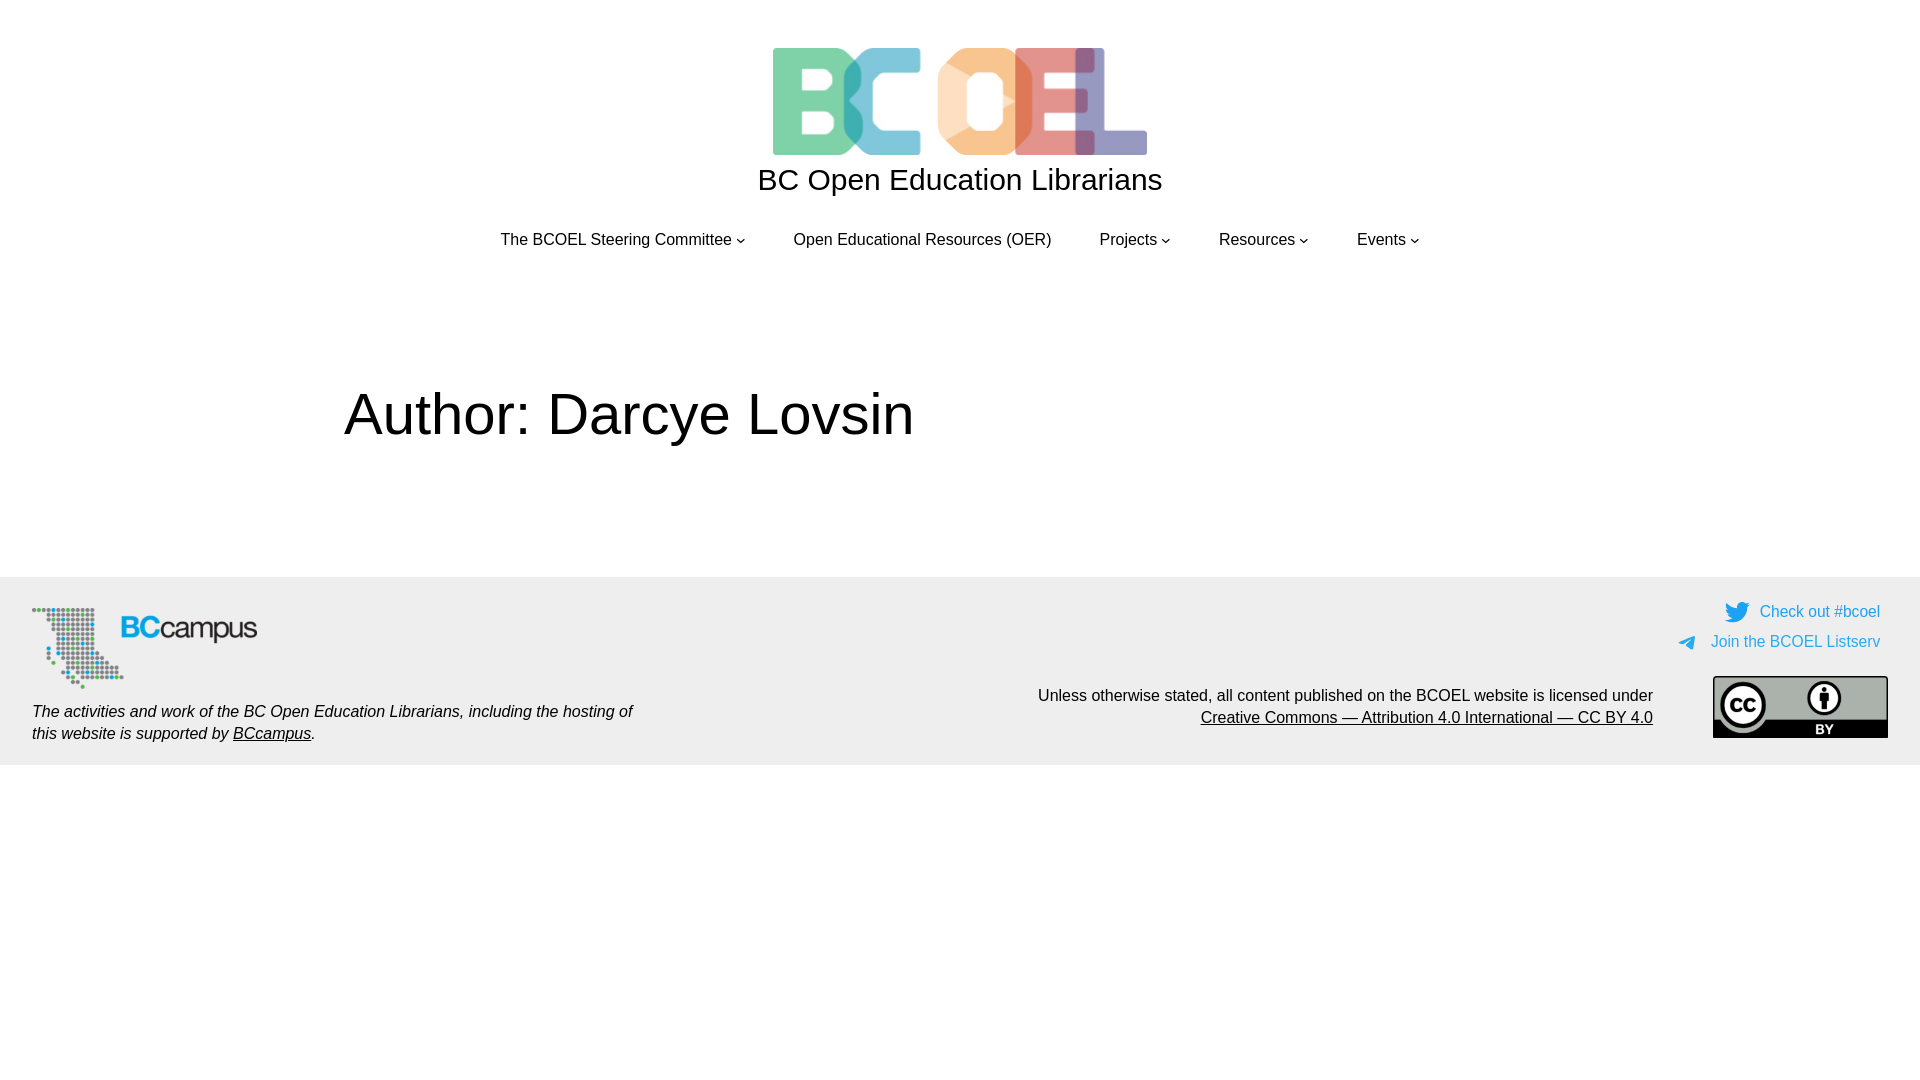  I want to click on 'Open Educational Resources (OER)', so click(792, 238).